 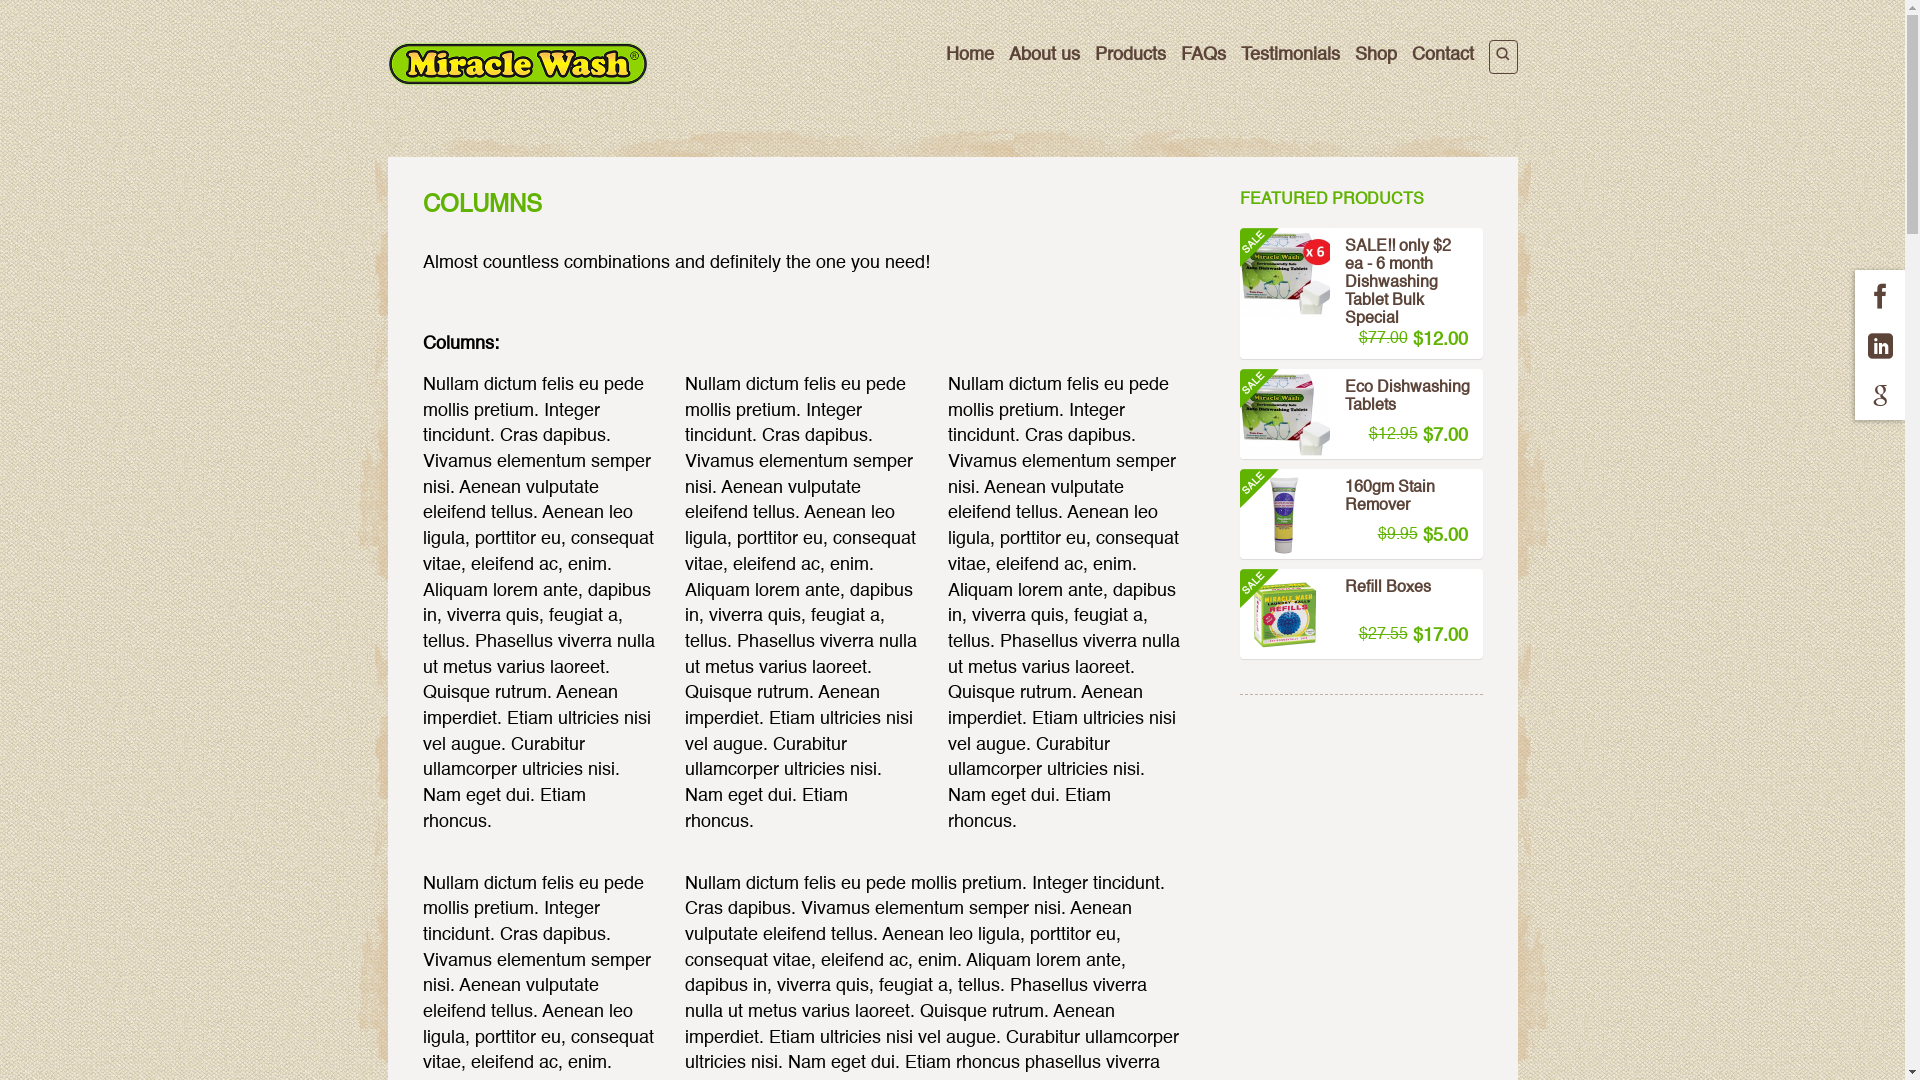 What do you see at coordinates (1008, 53) in the screenshot?
I see `'About us'` at bounding box center [1008, 53].